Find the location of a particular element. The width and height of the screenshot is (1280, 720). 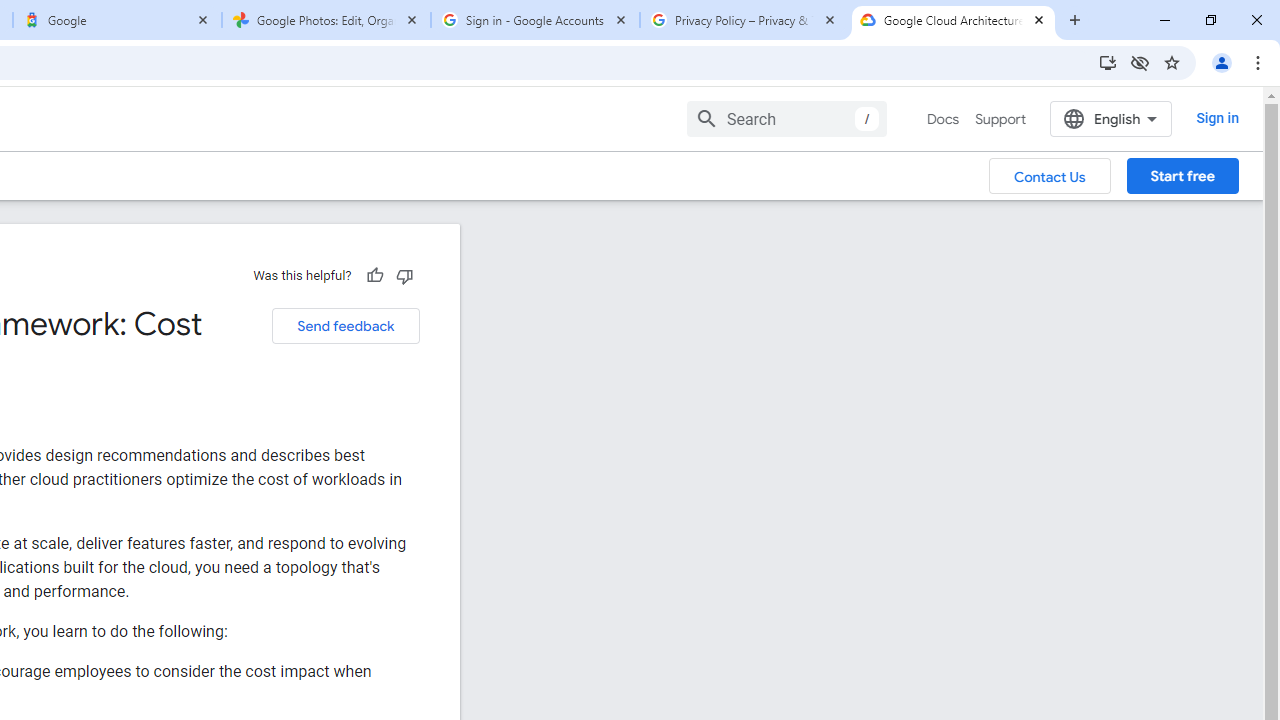

'Not helpful' is located at coordinates (403, 275).